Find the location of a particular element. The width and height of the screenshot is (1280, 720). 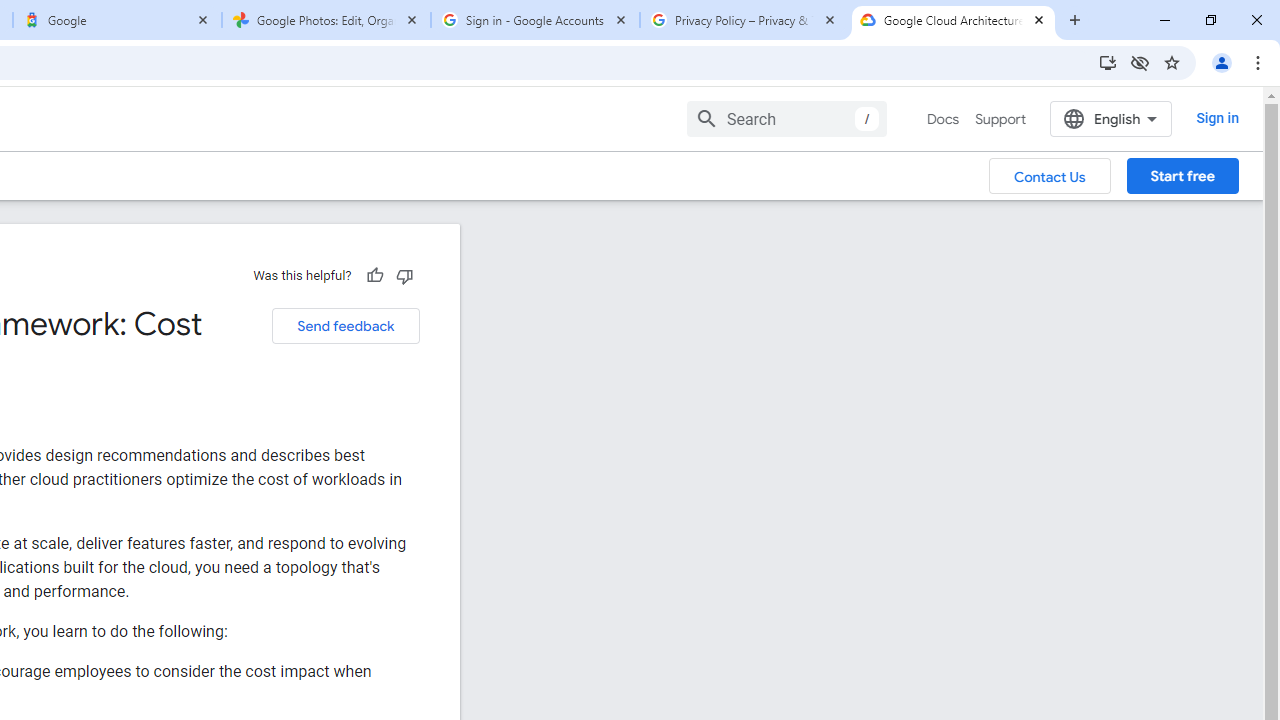

'Not helpful' is located at coordinates (403, 275).